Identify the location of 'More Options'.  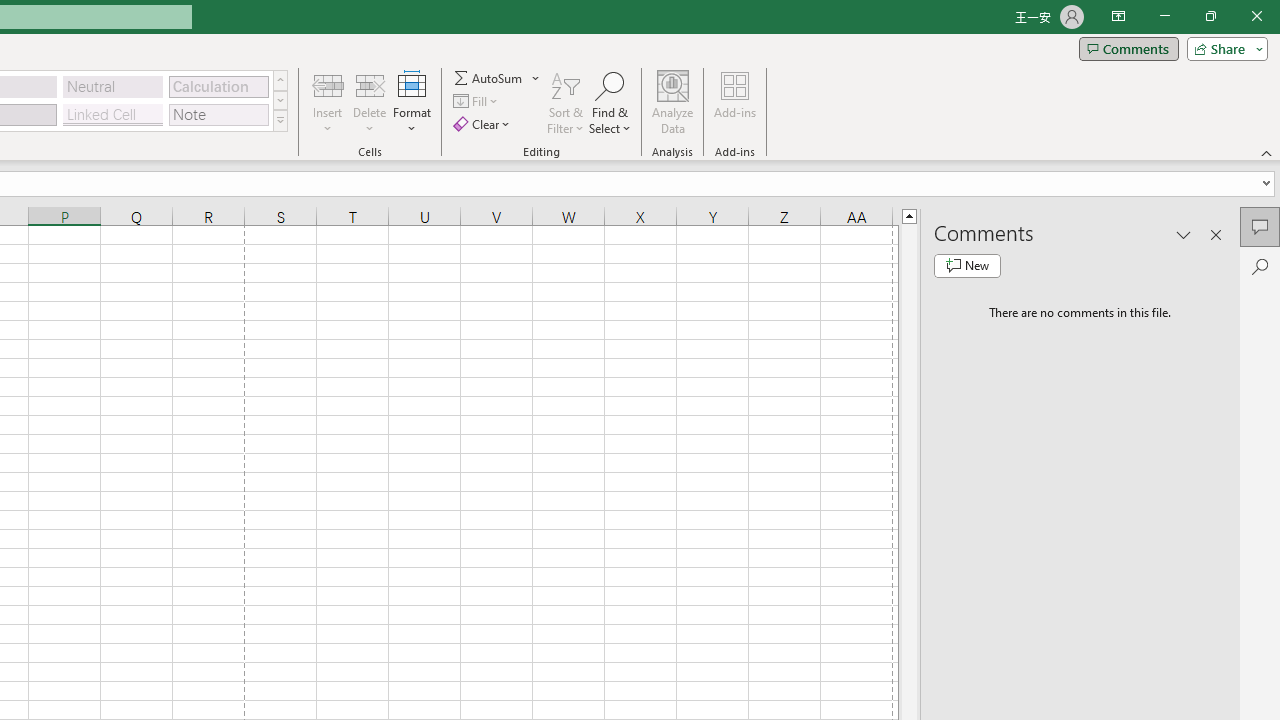
(536, 77).